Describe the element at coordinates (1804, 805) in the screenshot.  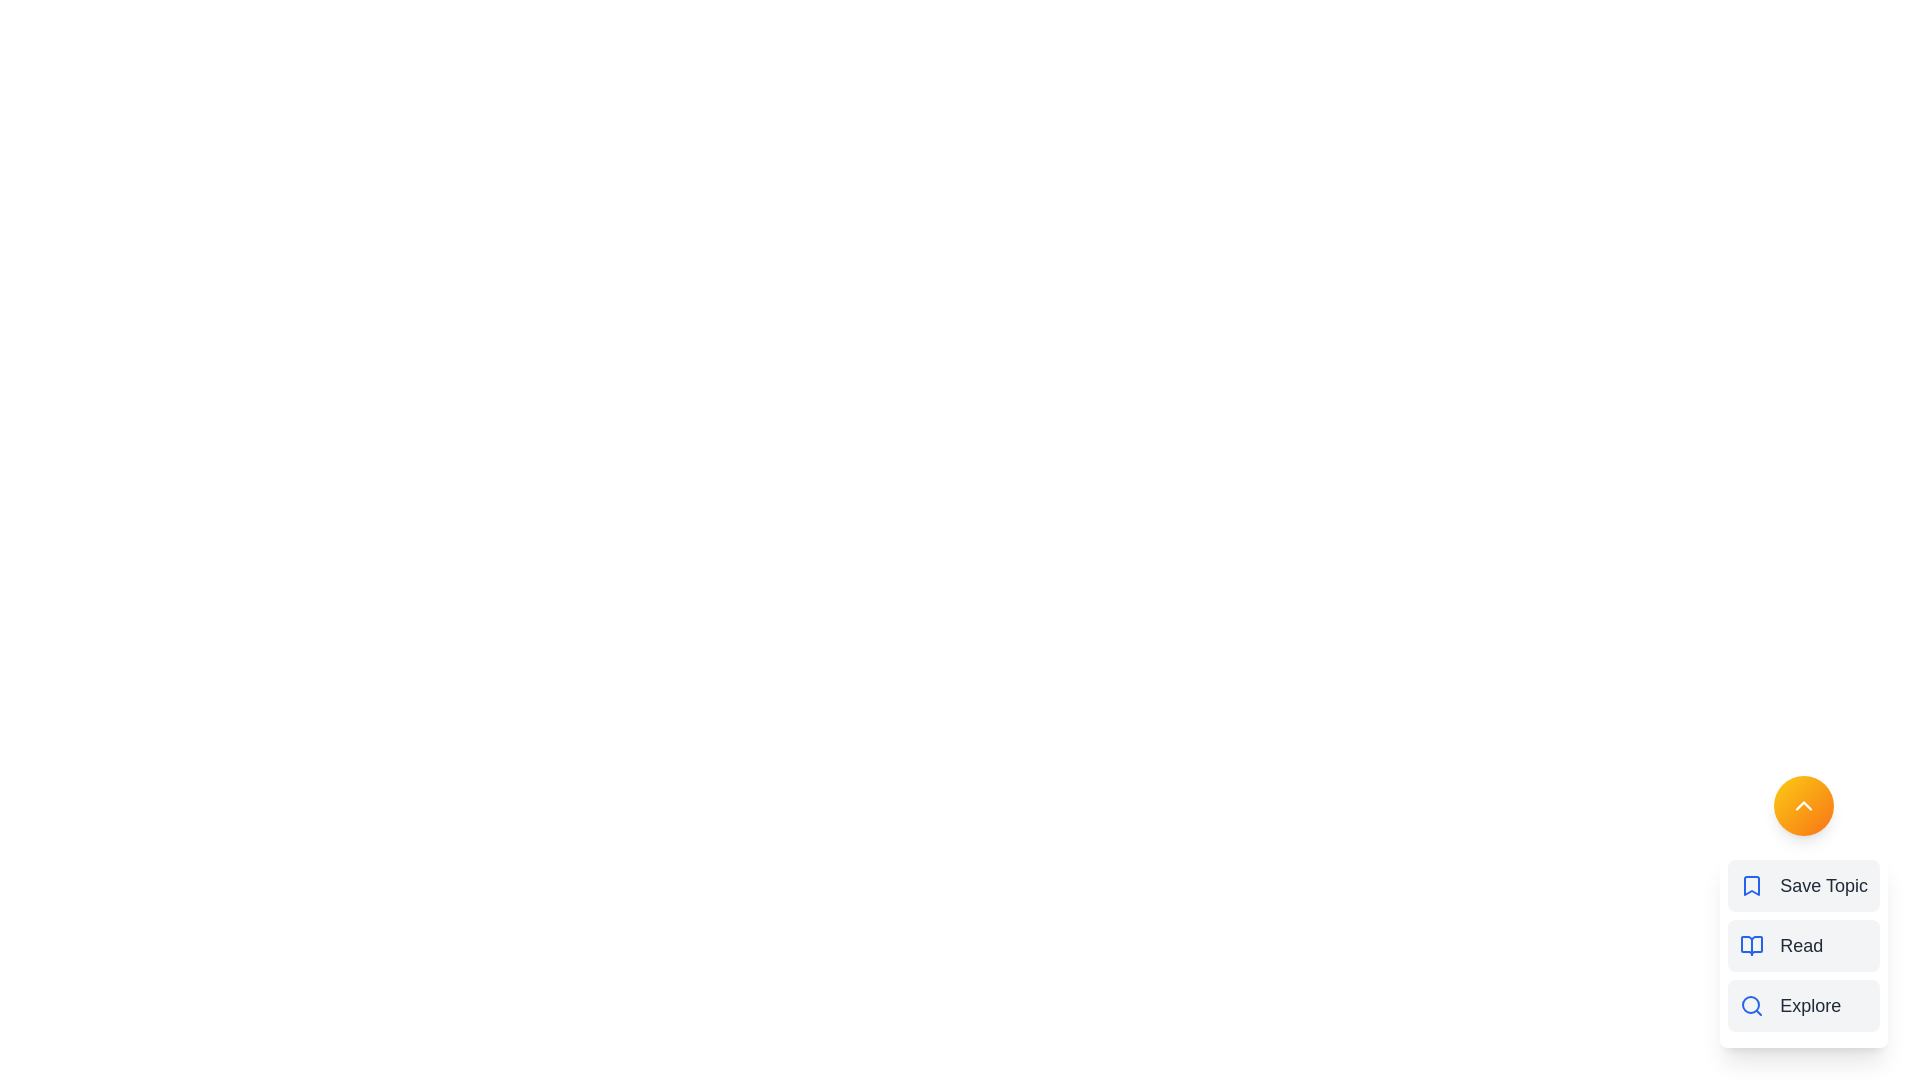
I see `the button to toggle the menu visibility` at that location.